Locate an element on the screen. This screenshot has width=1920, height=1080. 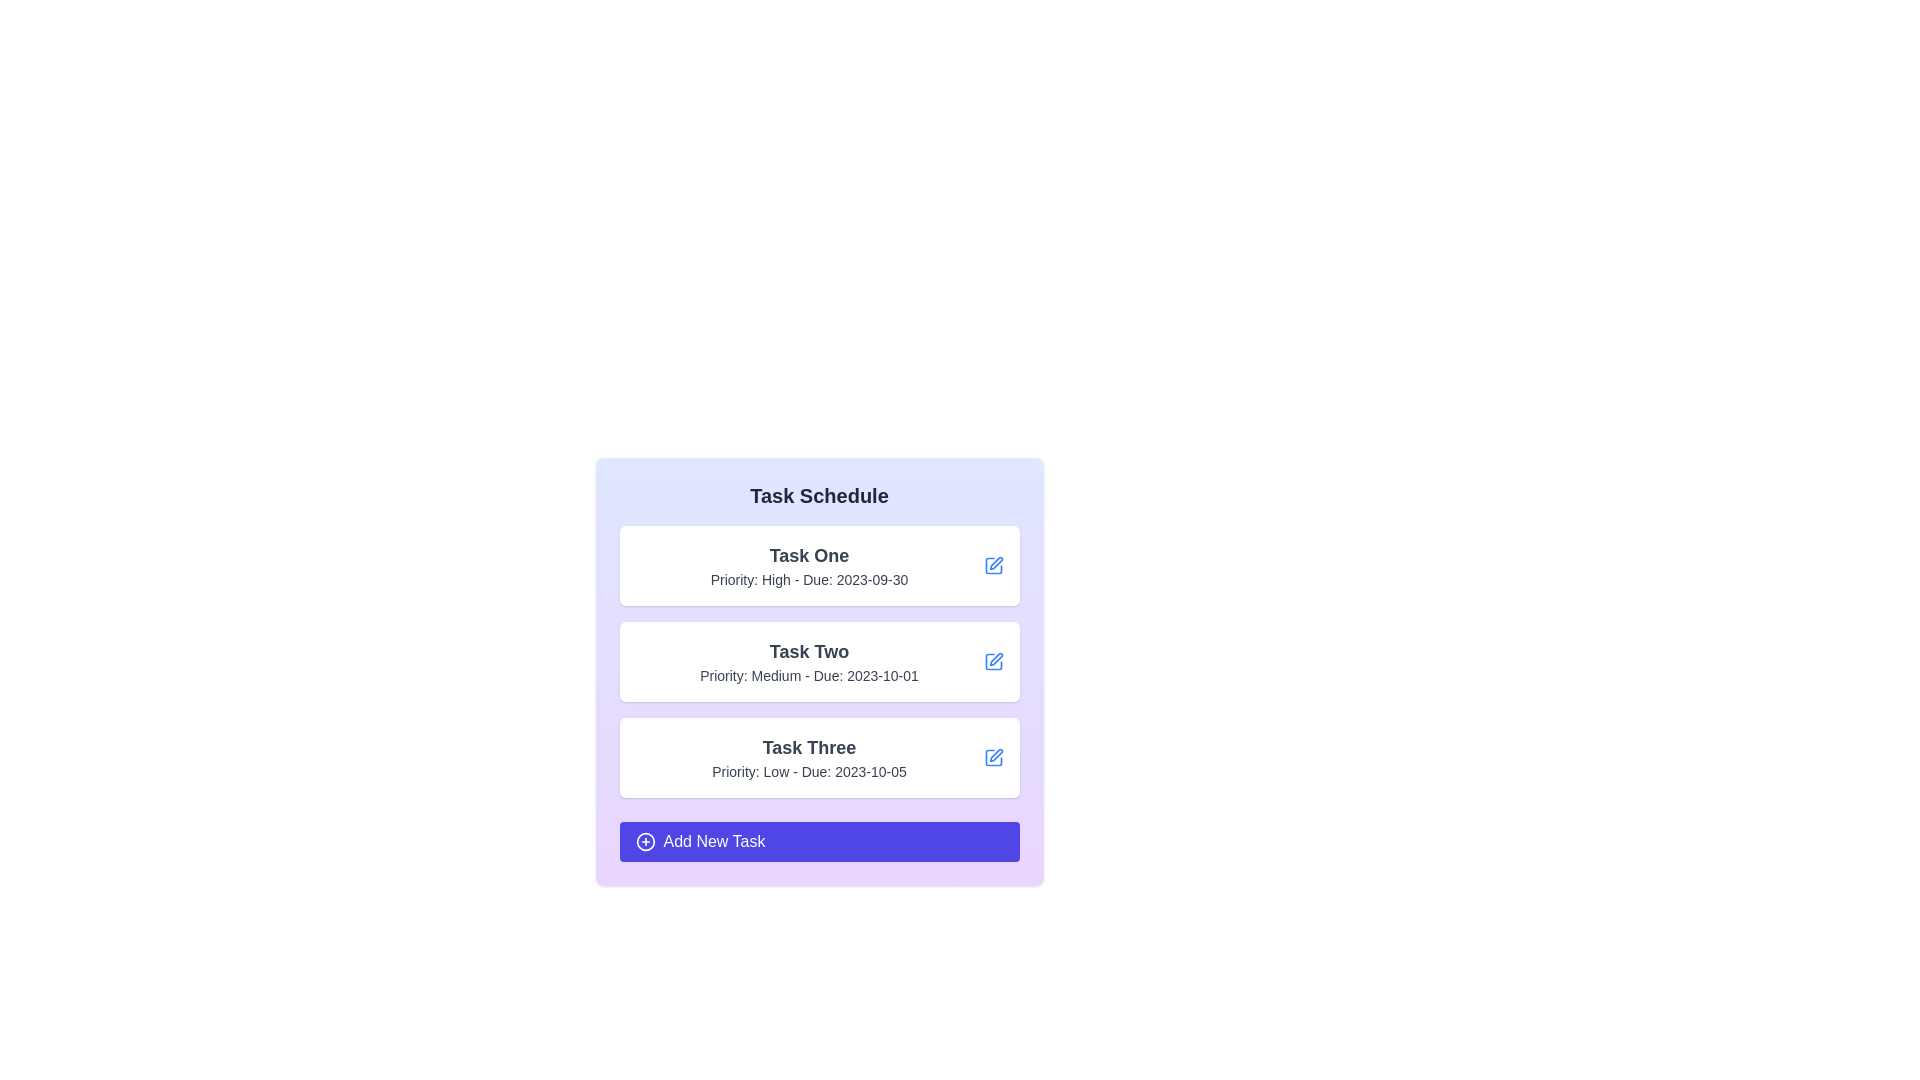
the task item Task Three to highlight it is located at coordinates (819, 758).